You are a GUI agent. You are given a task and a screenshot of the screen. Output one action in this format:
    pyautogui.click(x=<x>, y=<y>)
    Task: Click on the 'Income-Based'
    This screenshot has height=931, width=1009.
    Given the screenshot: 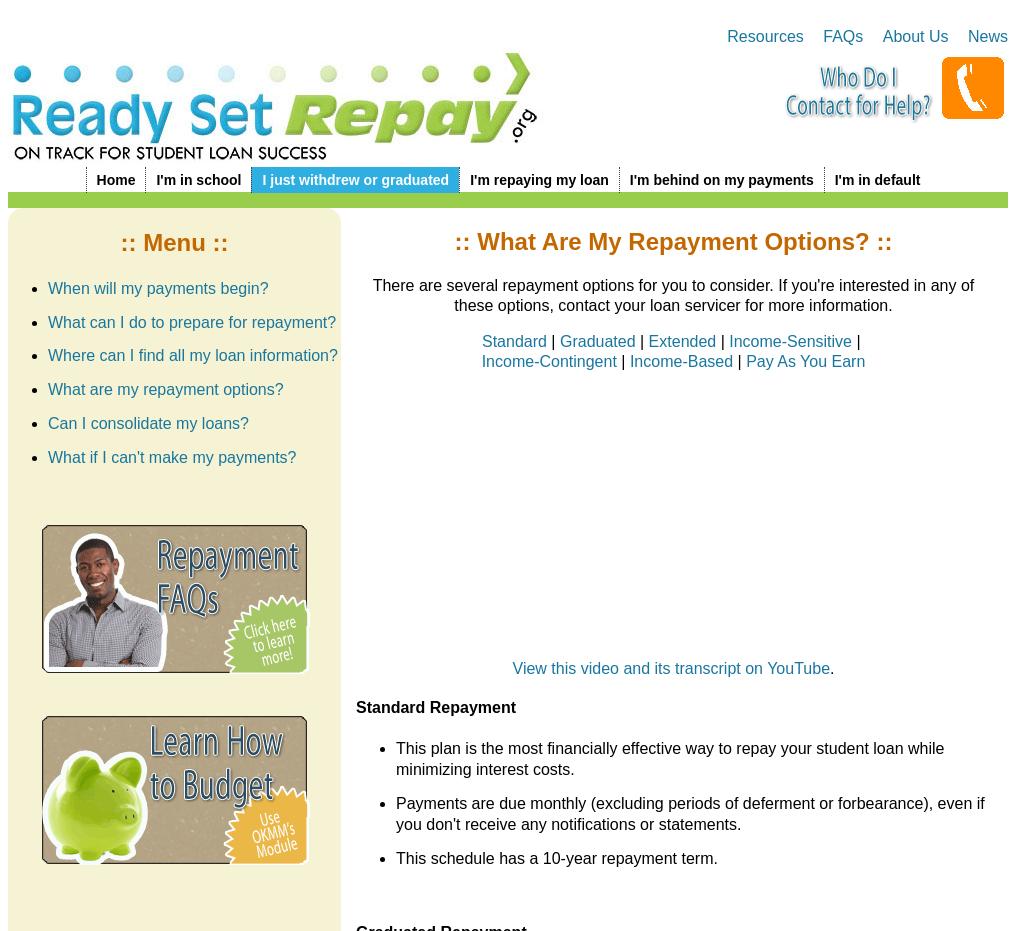 What is the action you would take?
    pyautogui.click(x=629, y=360)
    